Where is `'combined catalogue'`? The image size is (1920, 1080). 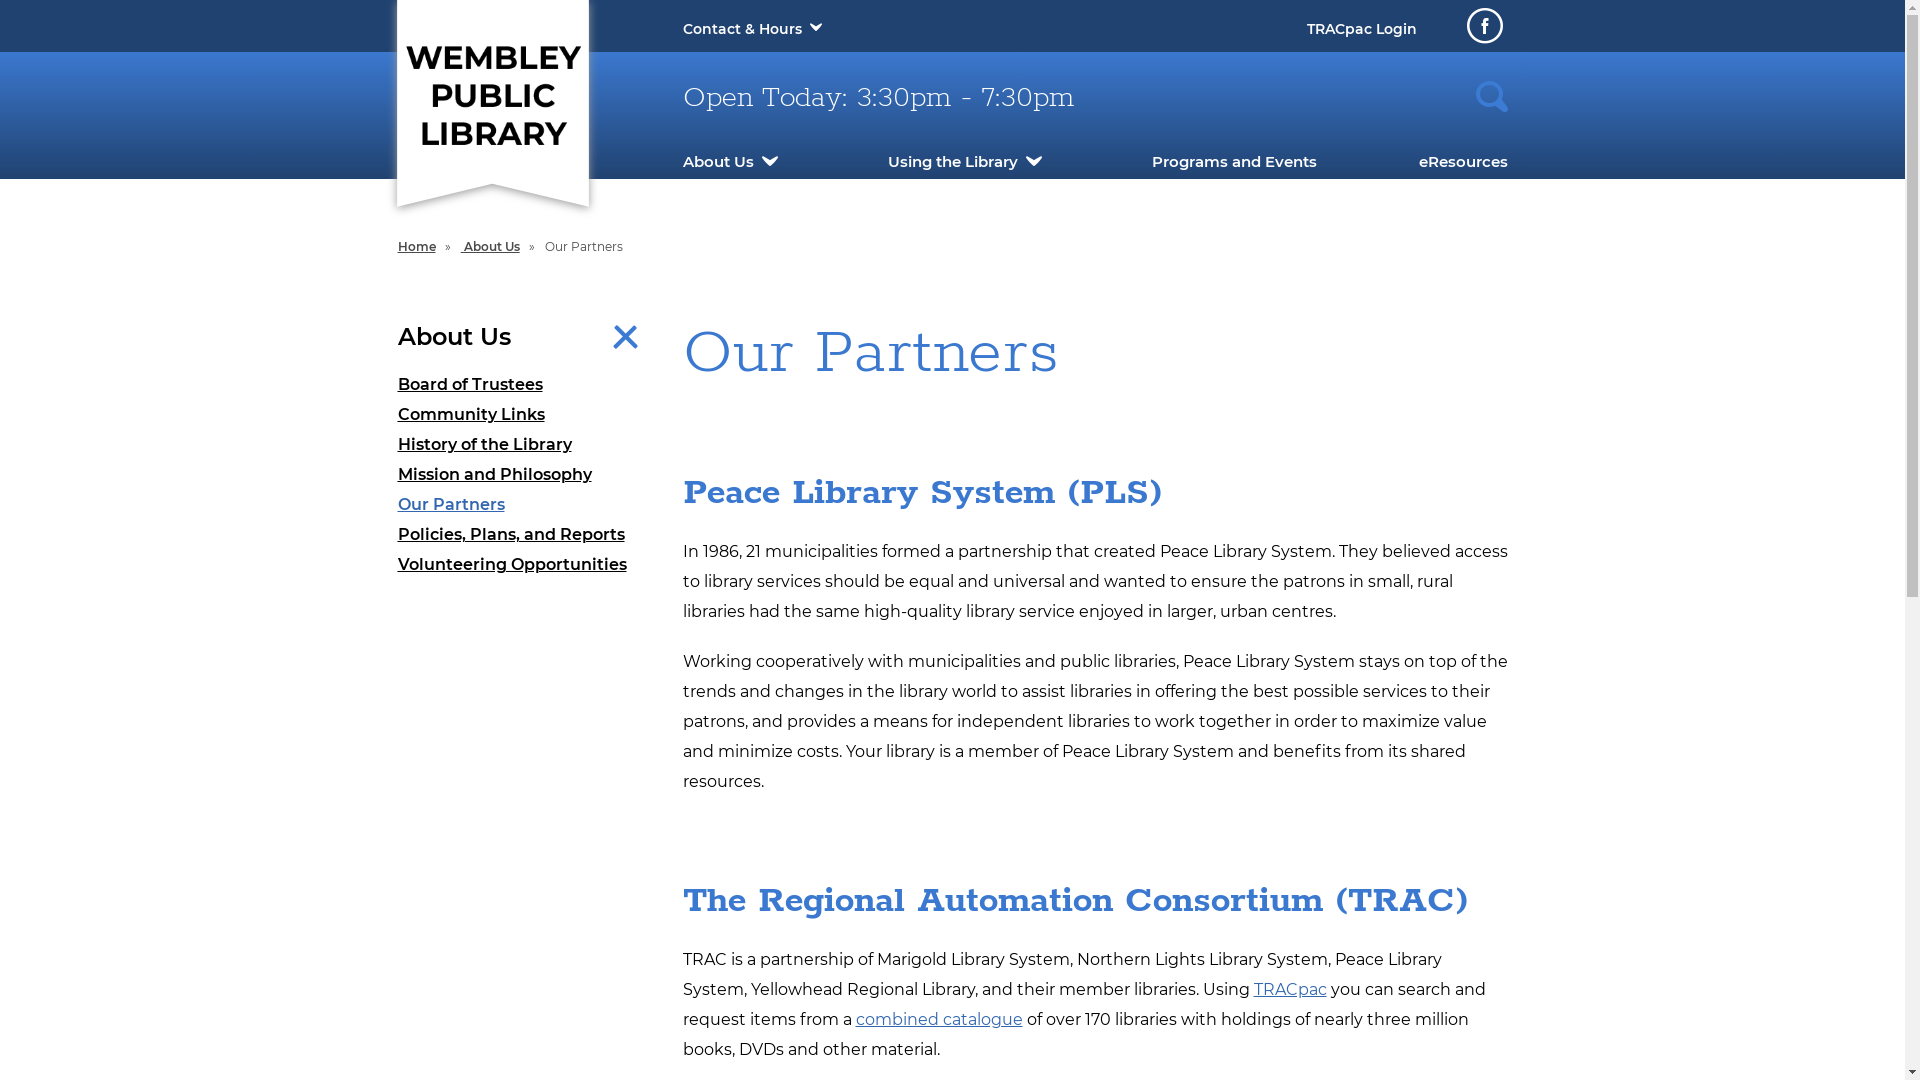 'combined catalogue' is located at coordinates (938, 1019).